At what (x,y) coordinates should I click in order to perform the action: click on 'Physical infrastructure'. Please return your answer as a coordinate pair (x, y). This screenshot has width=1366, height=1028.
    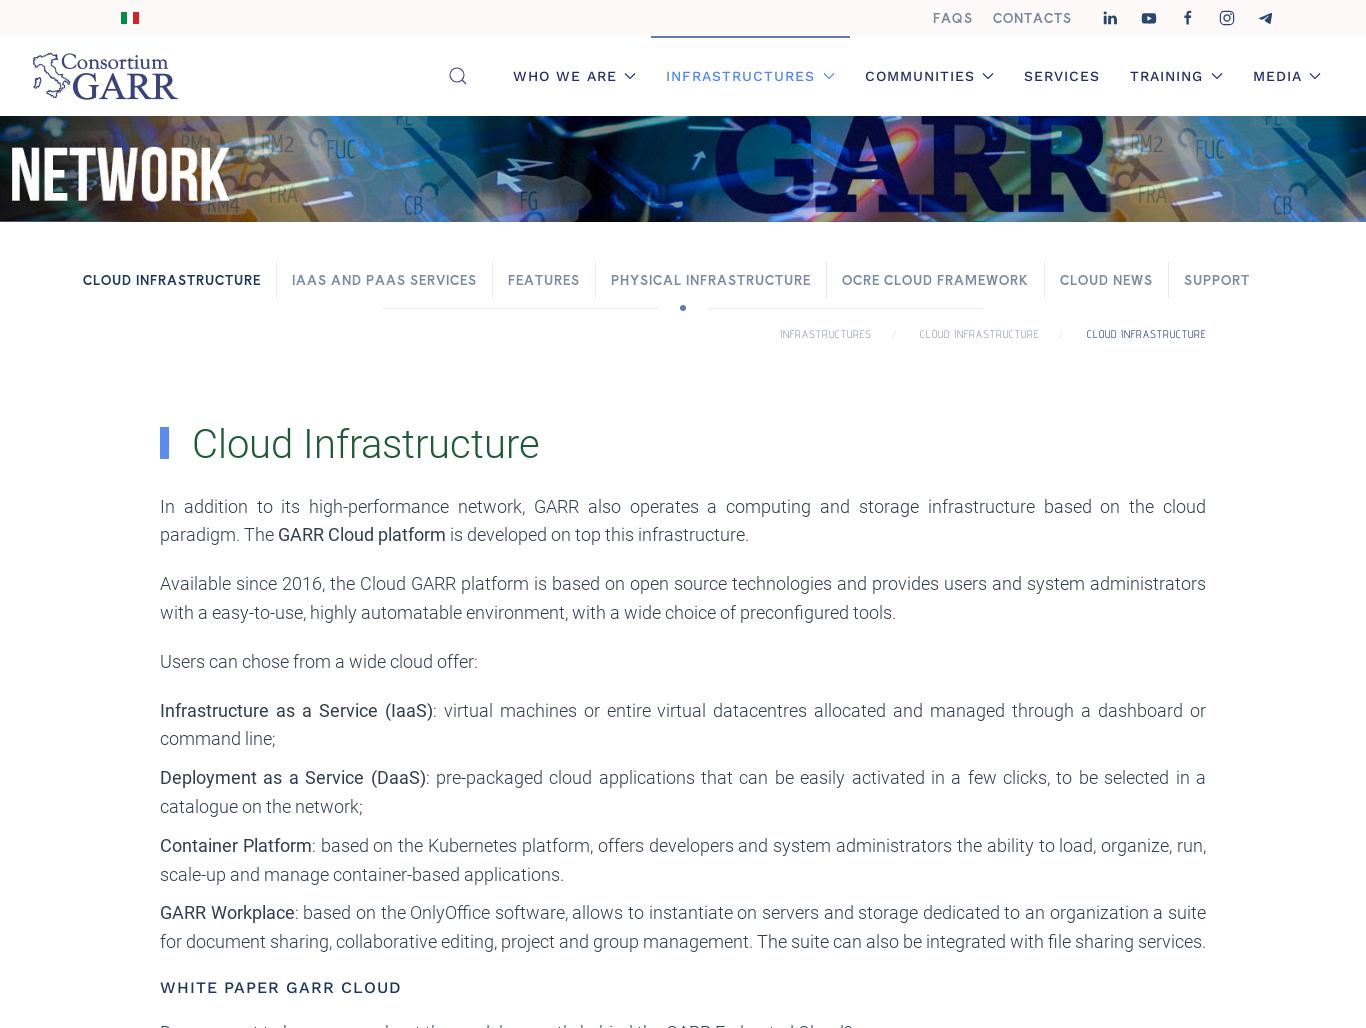
    Looking at the image, I should click on (711, 279).